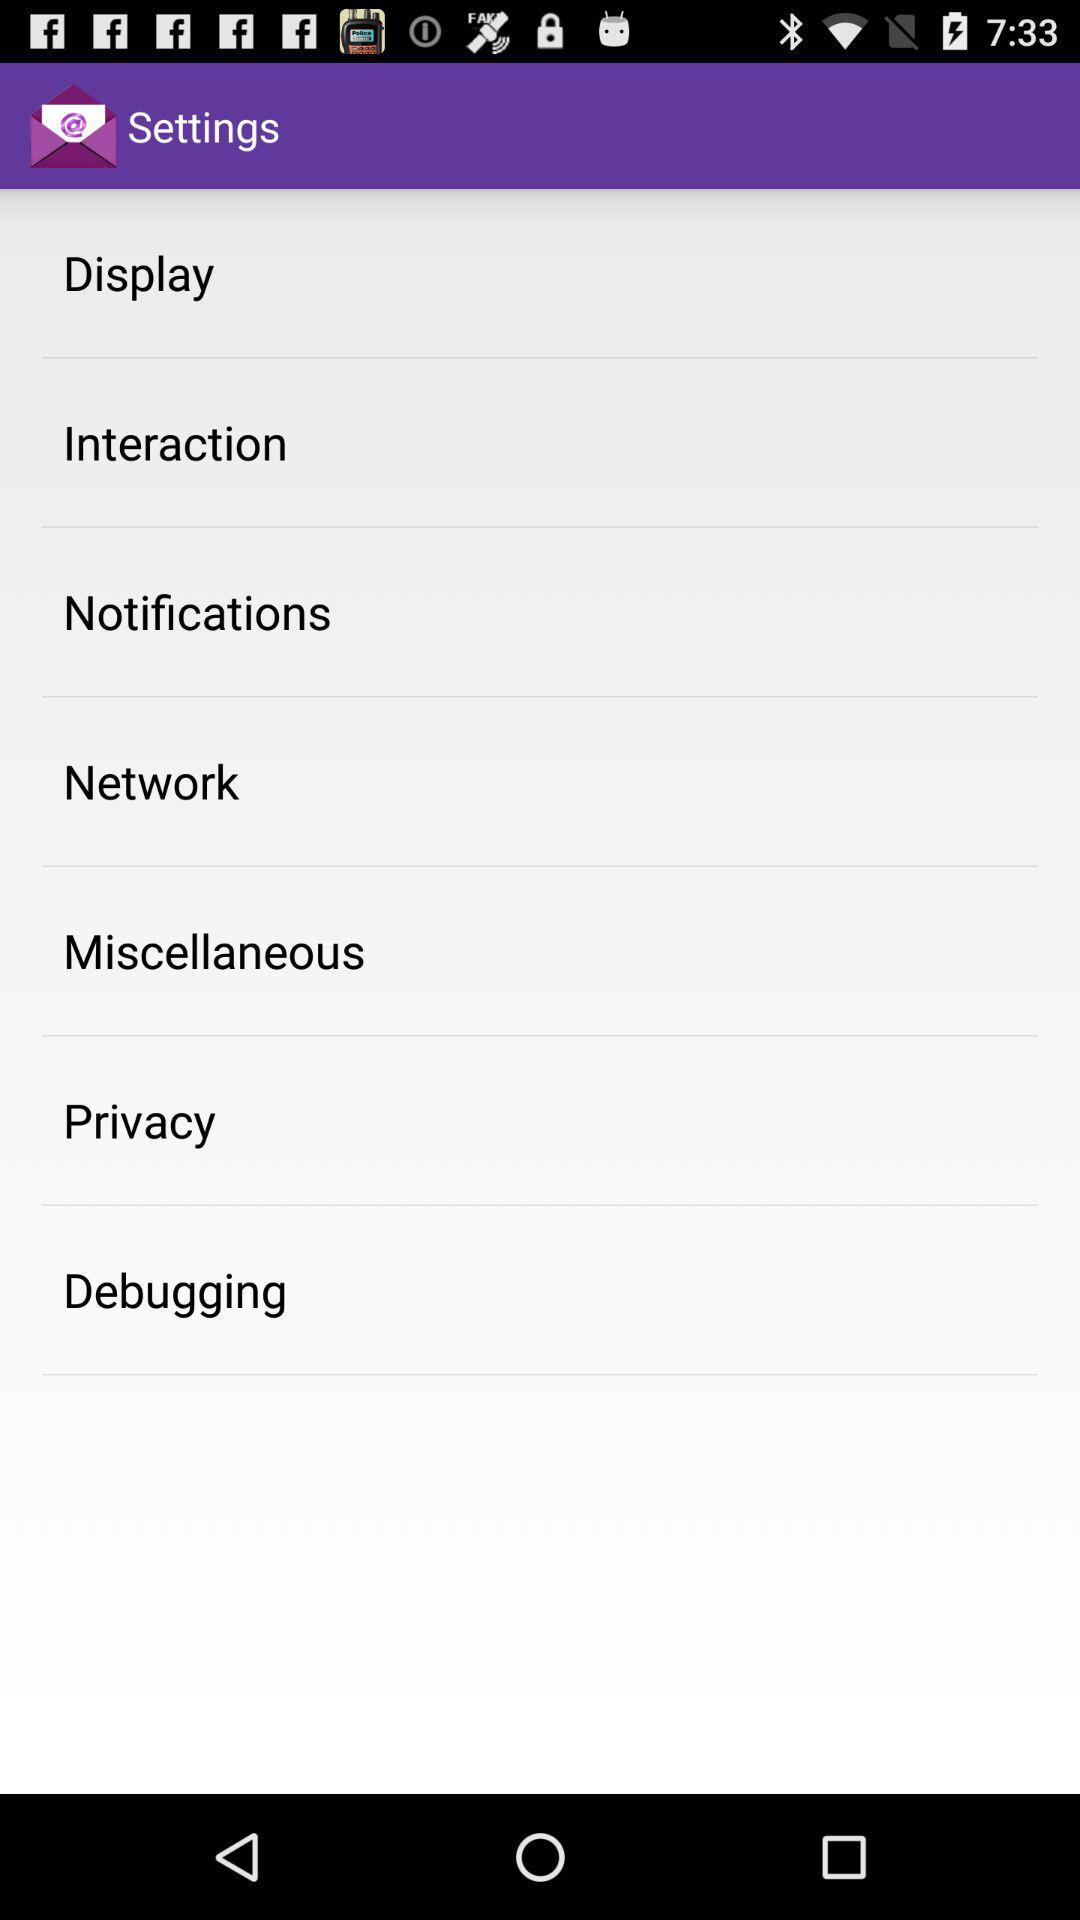 This screenshot has width=1080, height=1920. What do you see at coordinates (174, 1289) in the screenshot?
I see `app below privacy app` at bounding box center [174, 1289].